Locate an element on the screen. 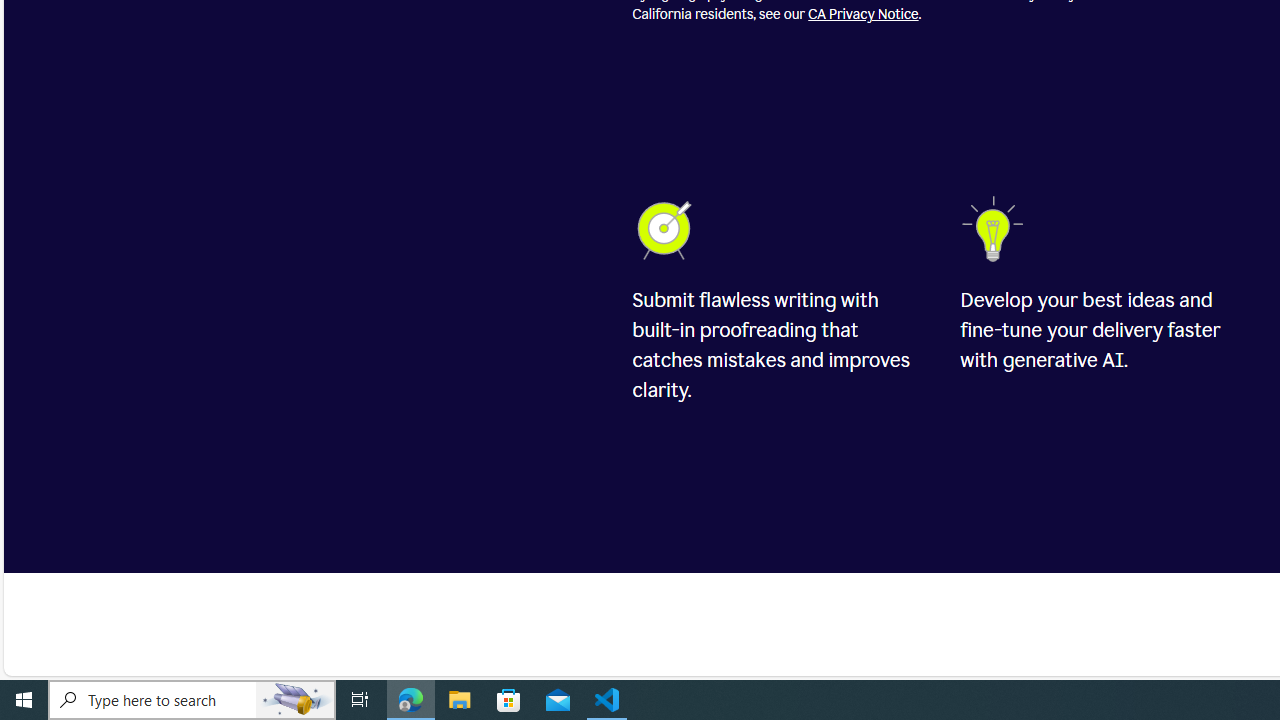 The height and width of the screenshot is (720, 1280). 'Lightbulb' is located at coordinates (995, 228).